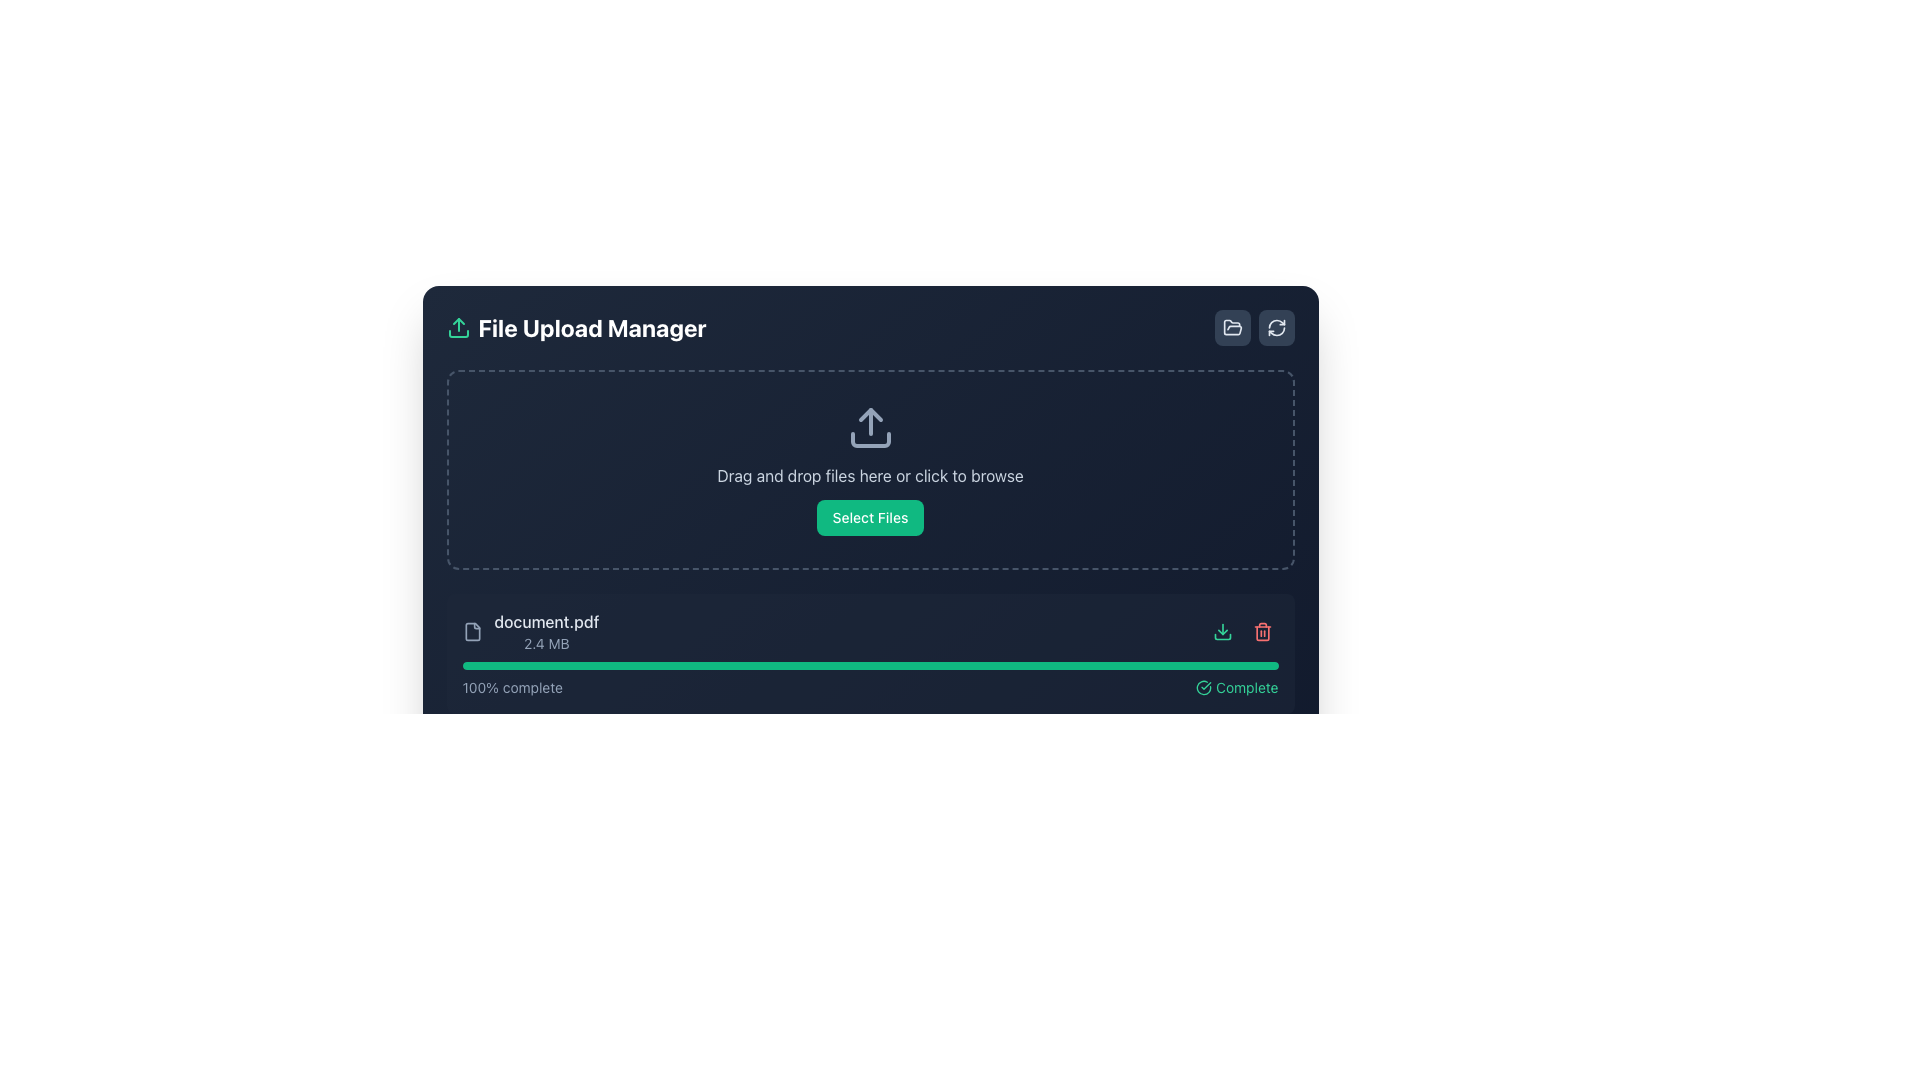 Image resolution: width=1920 pixels, height=1080 pixels. Describe the element at coordinates (870, 666) in the screenshot. I see `the Progress Bar indicating the file upload progress for 'document.pdf 2.4 MB', which shows '100% complete' and has a green label 'Complete'` at that location.